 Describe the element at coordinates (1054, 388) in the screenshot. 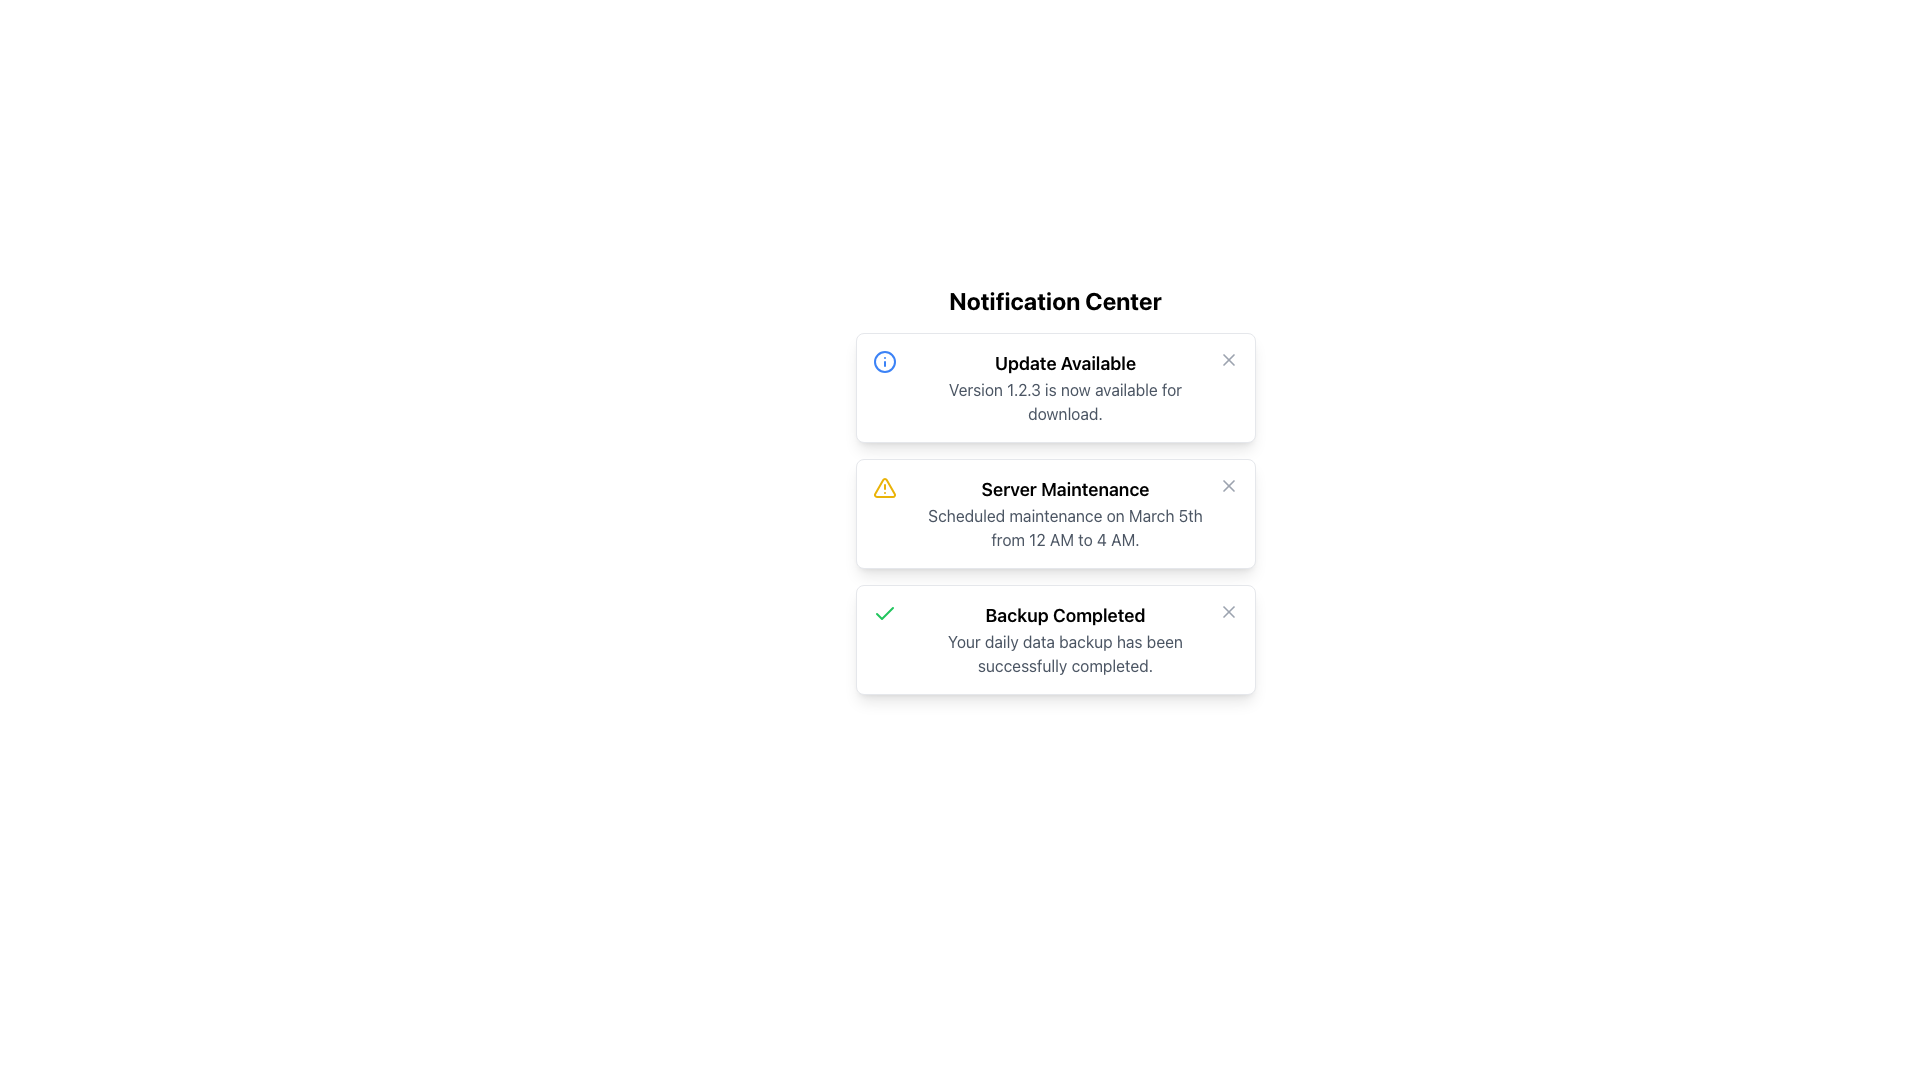

I see `the interactive elements within the Notification Card titled 'Update Available', which is the first card in a vertically stacked group just below 'Notification Center'` at that location.